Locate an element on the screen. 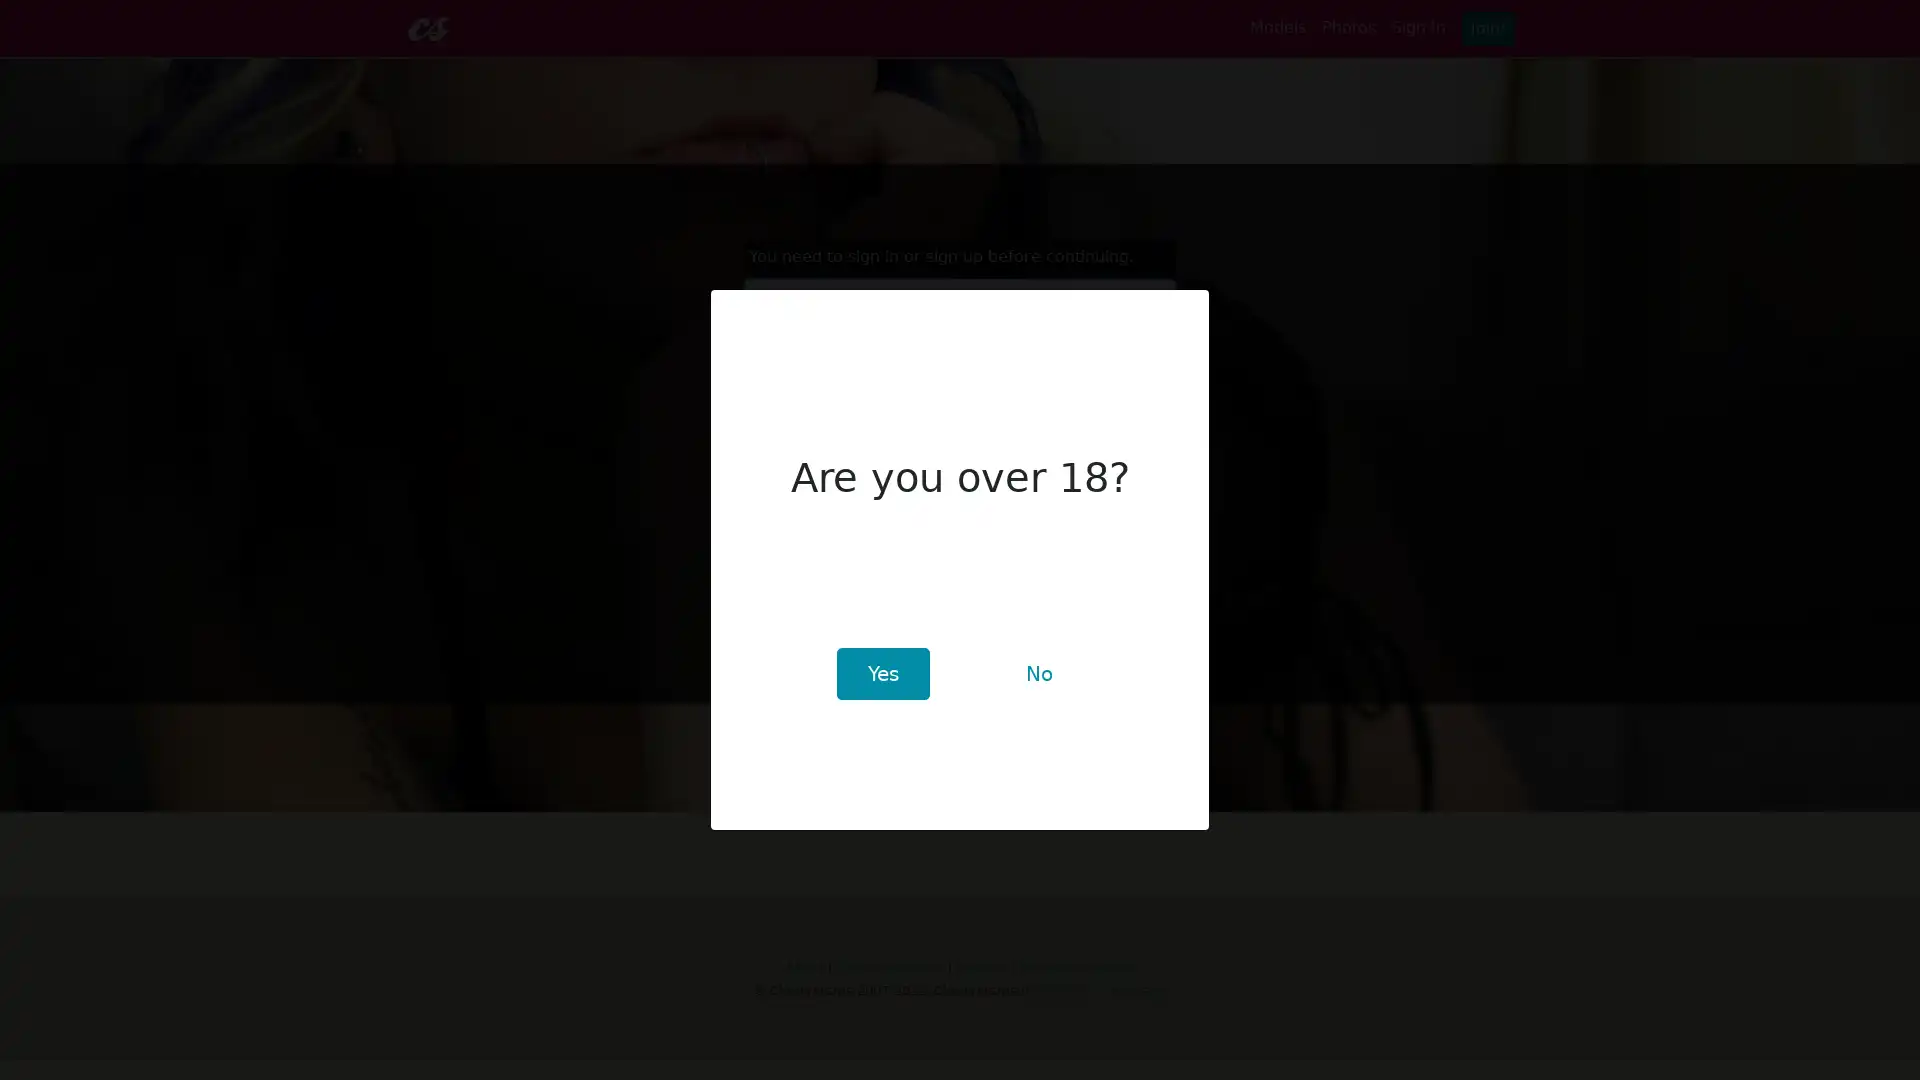 The width and height of the screenshot is (1920, 1080). Yes is located at coordinates (881, 674).